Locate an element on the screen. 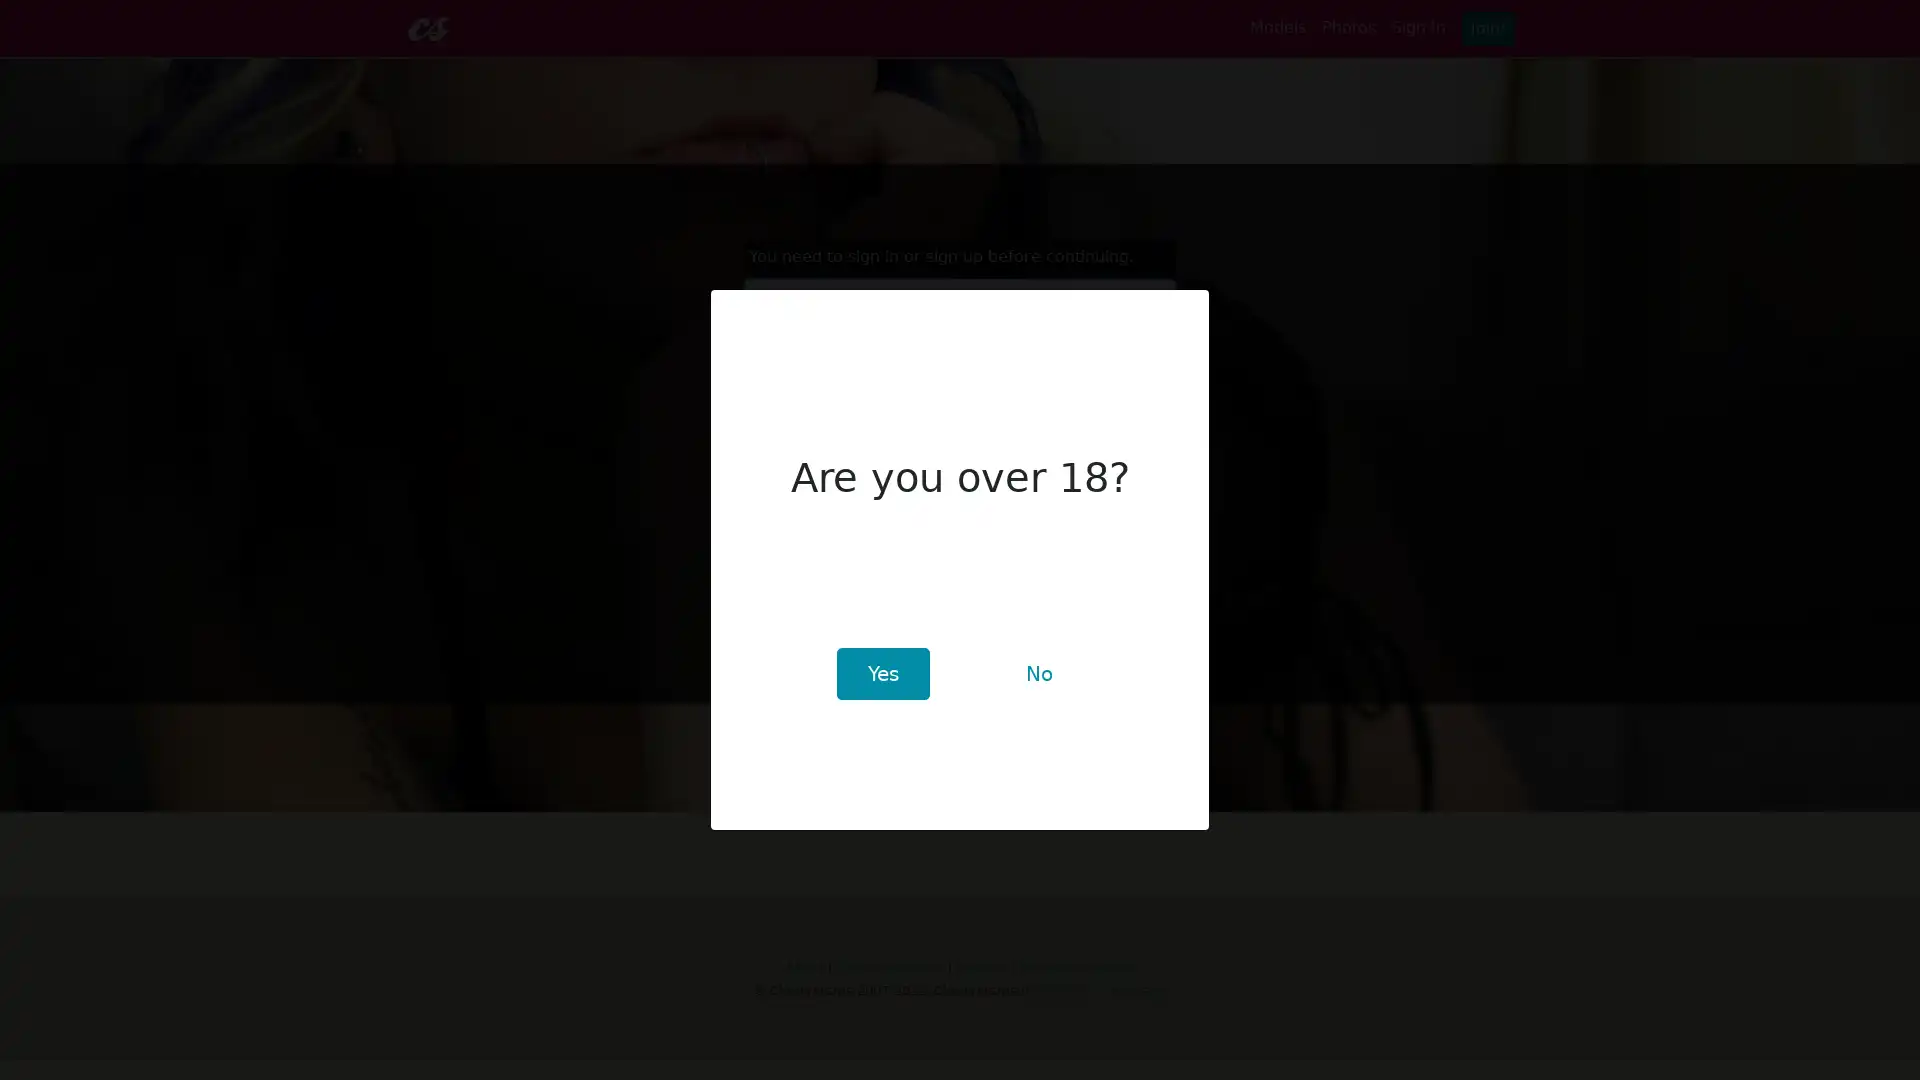 The width and height of the screenshot is (1920, 1080). Yes is located at coordinates (881, 674).